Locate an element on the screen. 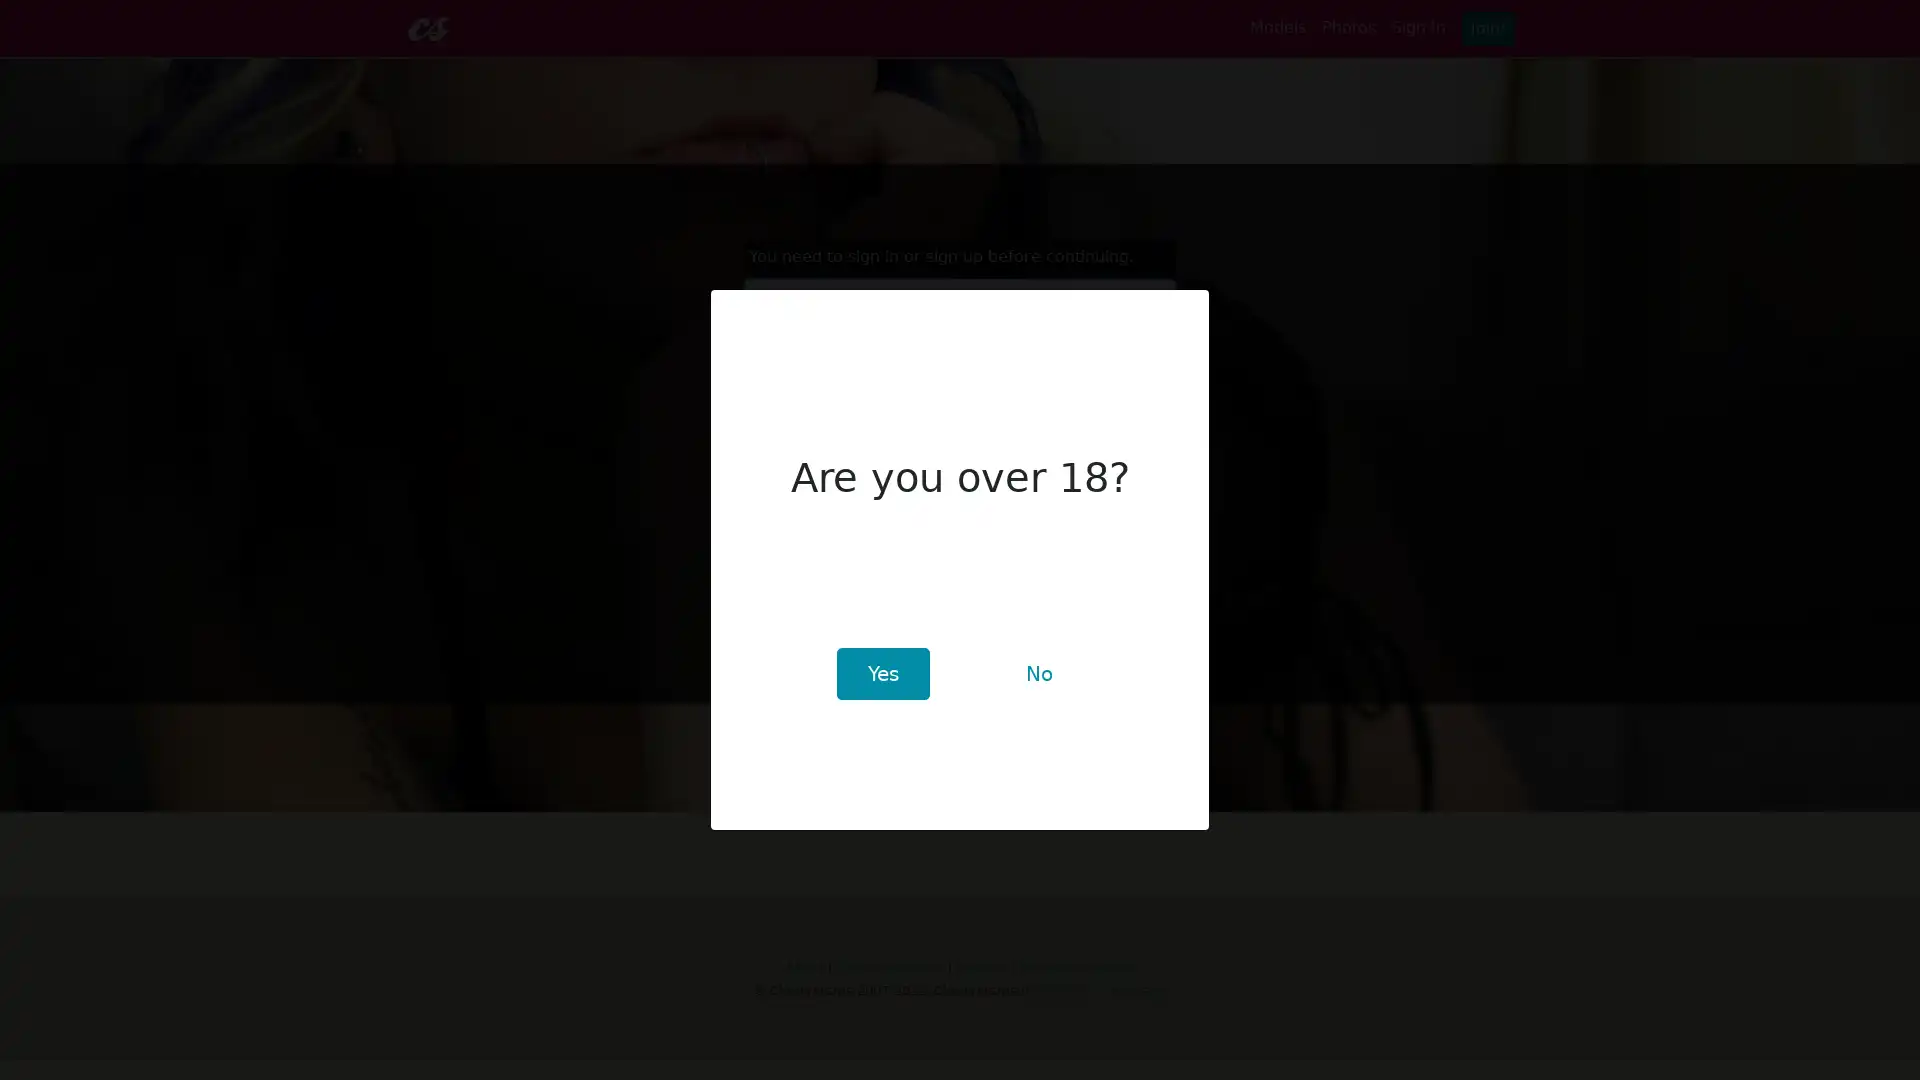 The width and height of the screenshot is (1920, 1080). Yes is located at coordinates (881, 674).